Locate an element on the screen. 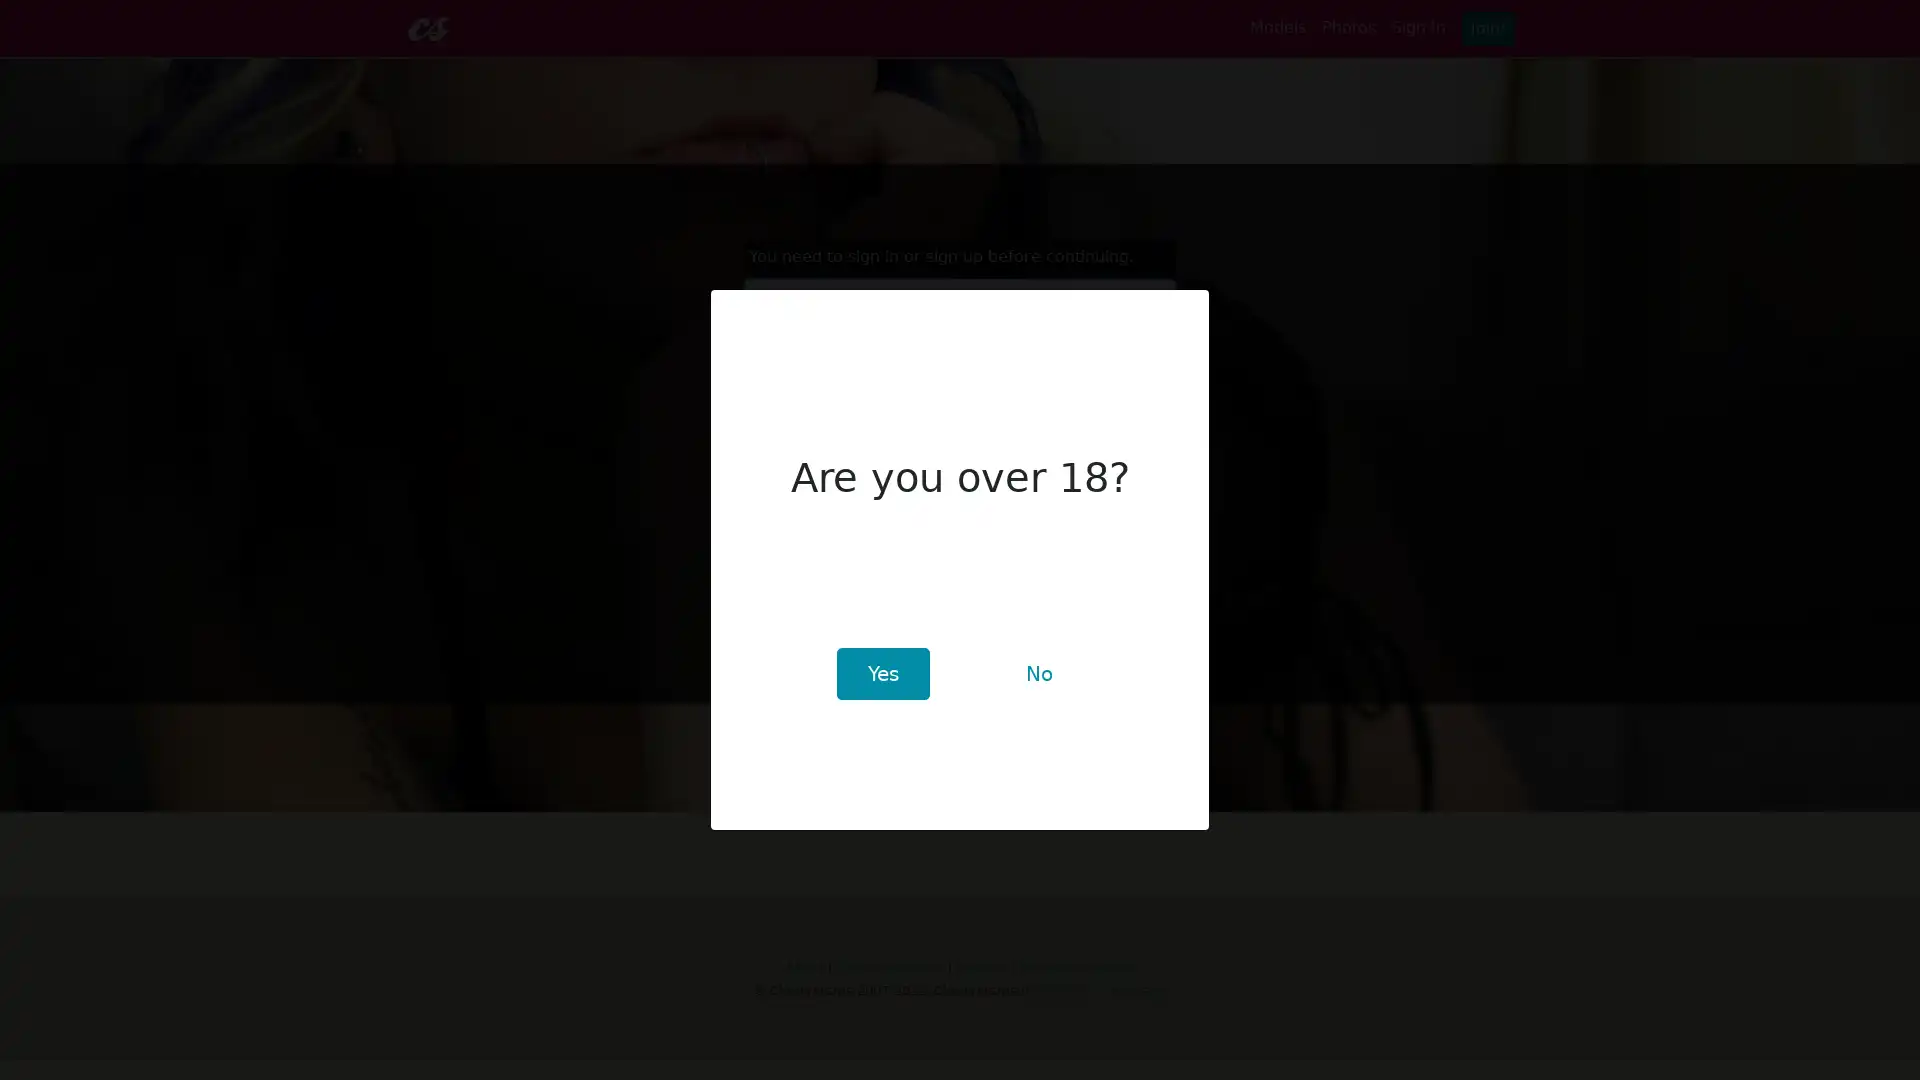 The width and height of the screenshot is (1920, 1080). Yes is located at coordinates (881, 674).